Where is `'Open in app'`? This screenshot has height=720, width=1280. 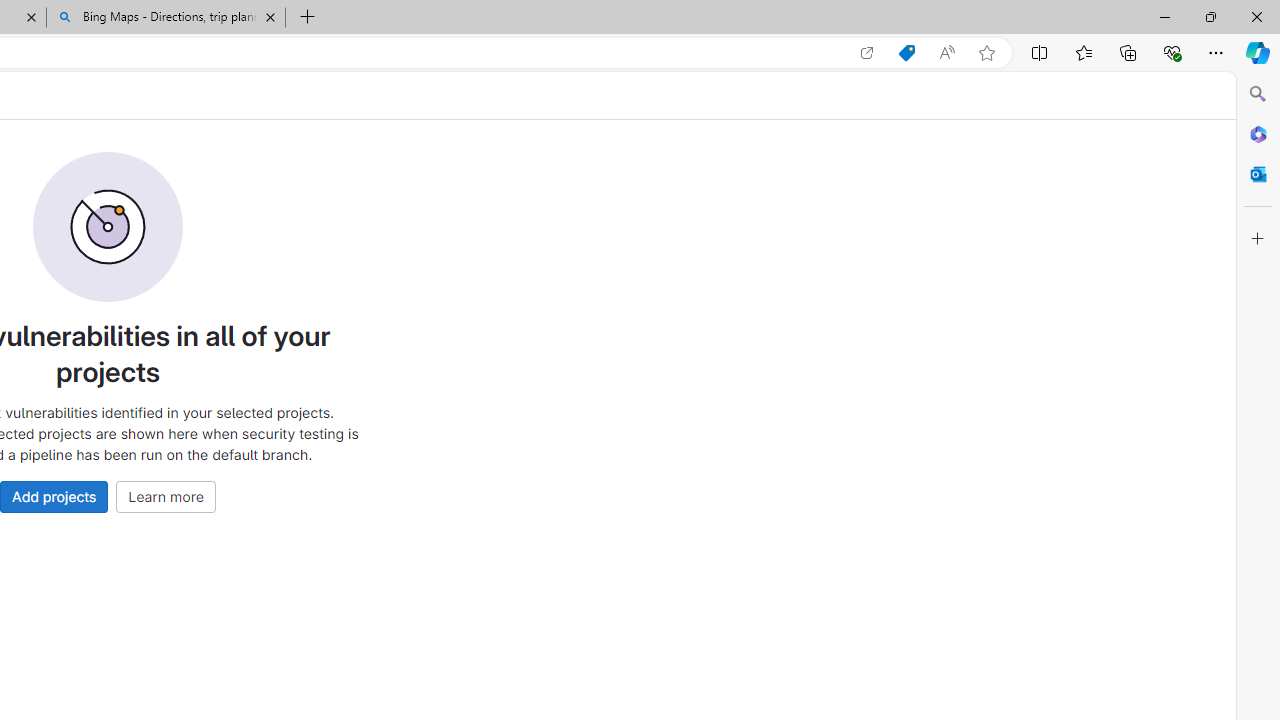
'Open in app' is located at coordinates (867, 52).